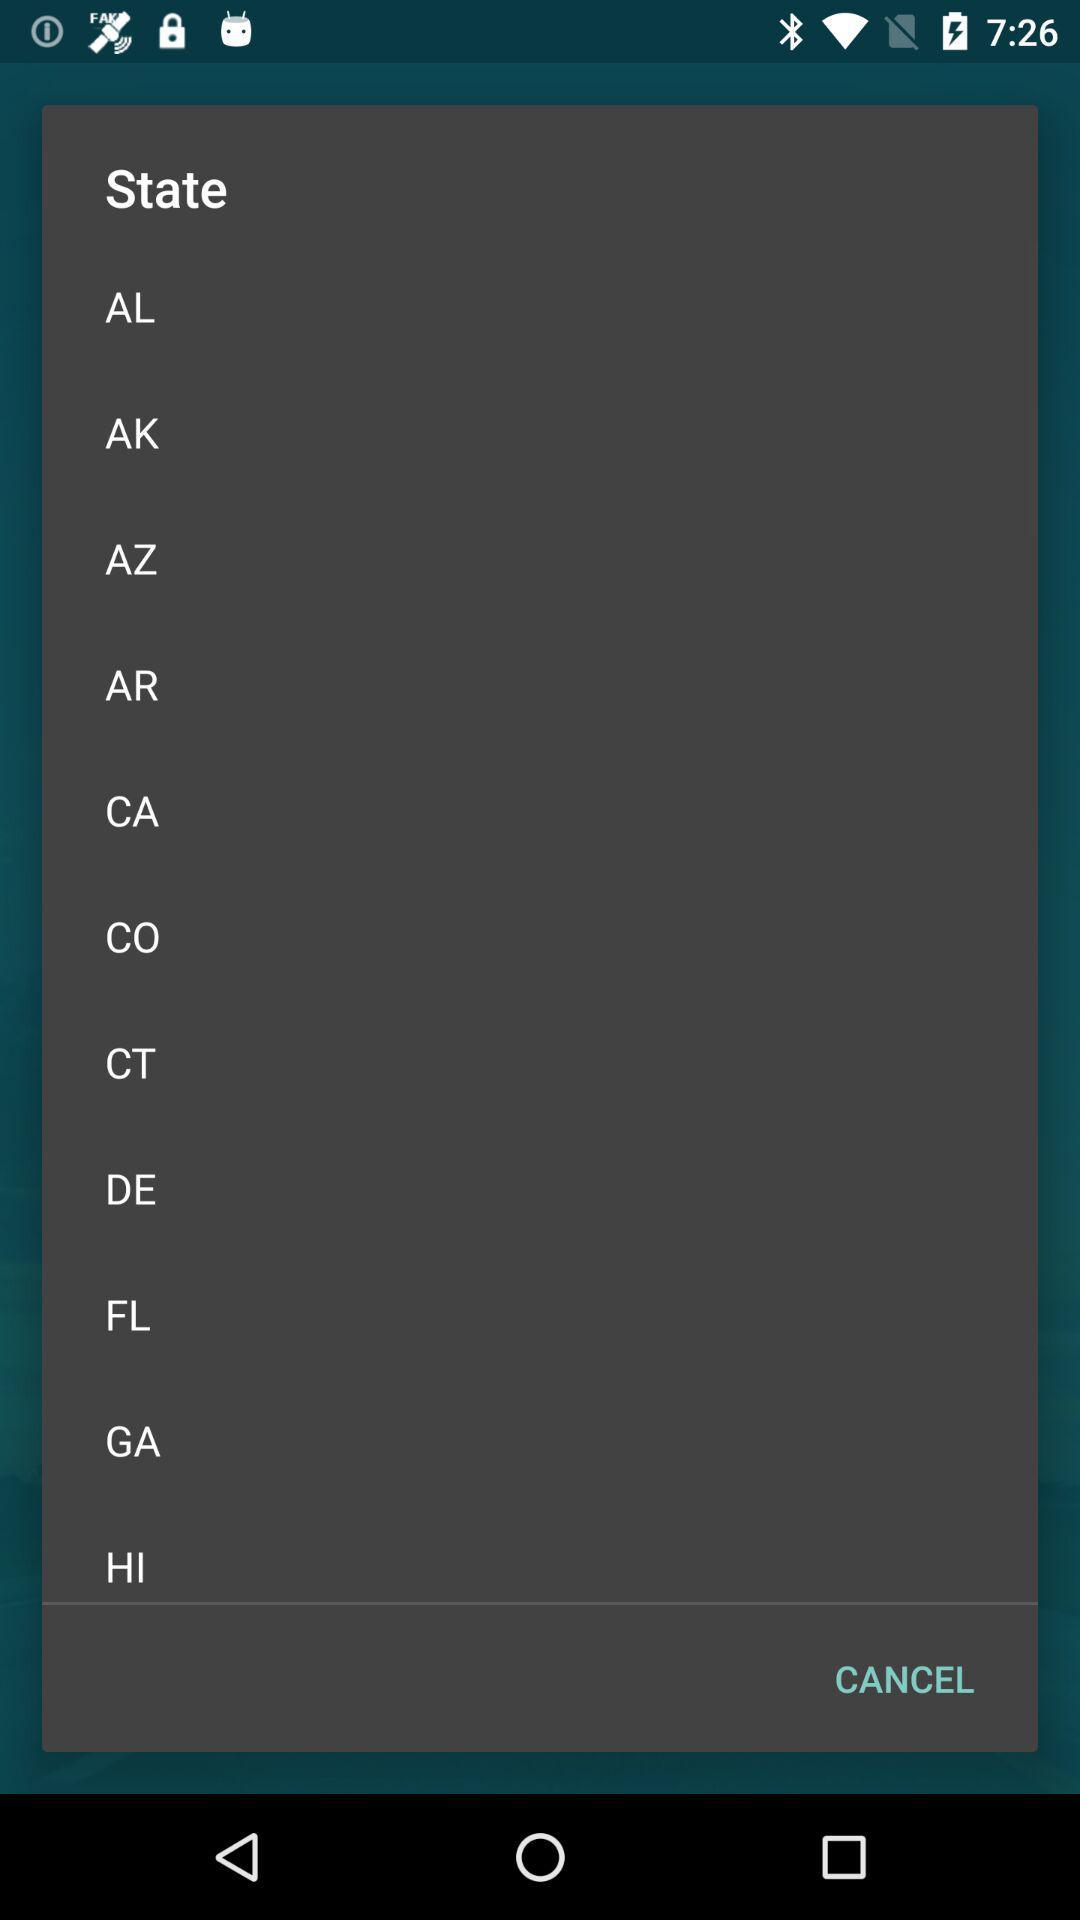 This screenshot has height=1920, width=1080. What do you see at coordinates (540, 431) in the screenshot?
I see `the item below the al icon` at bounding box center [540, 431].